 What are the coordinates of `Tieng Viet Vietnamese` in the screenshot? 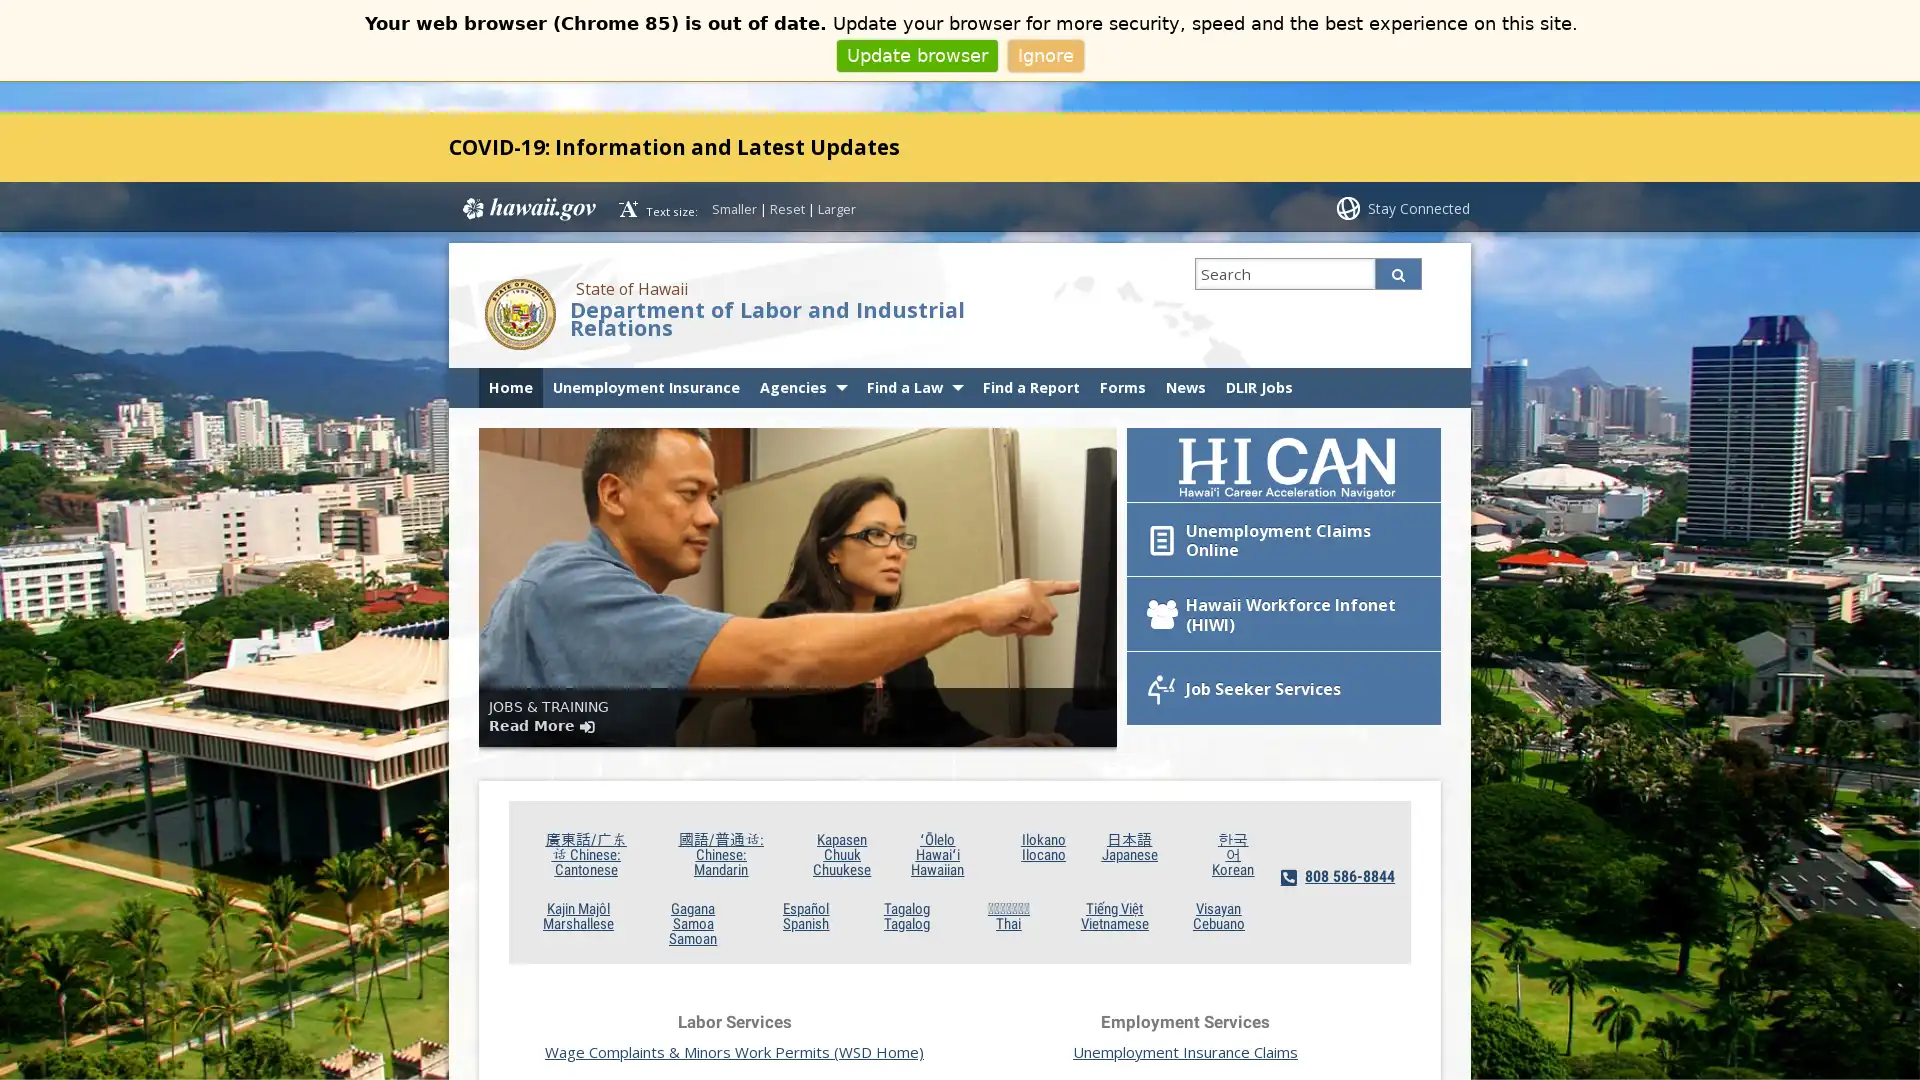 It's located at (1112, 925).